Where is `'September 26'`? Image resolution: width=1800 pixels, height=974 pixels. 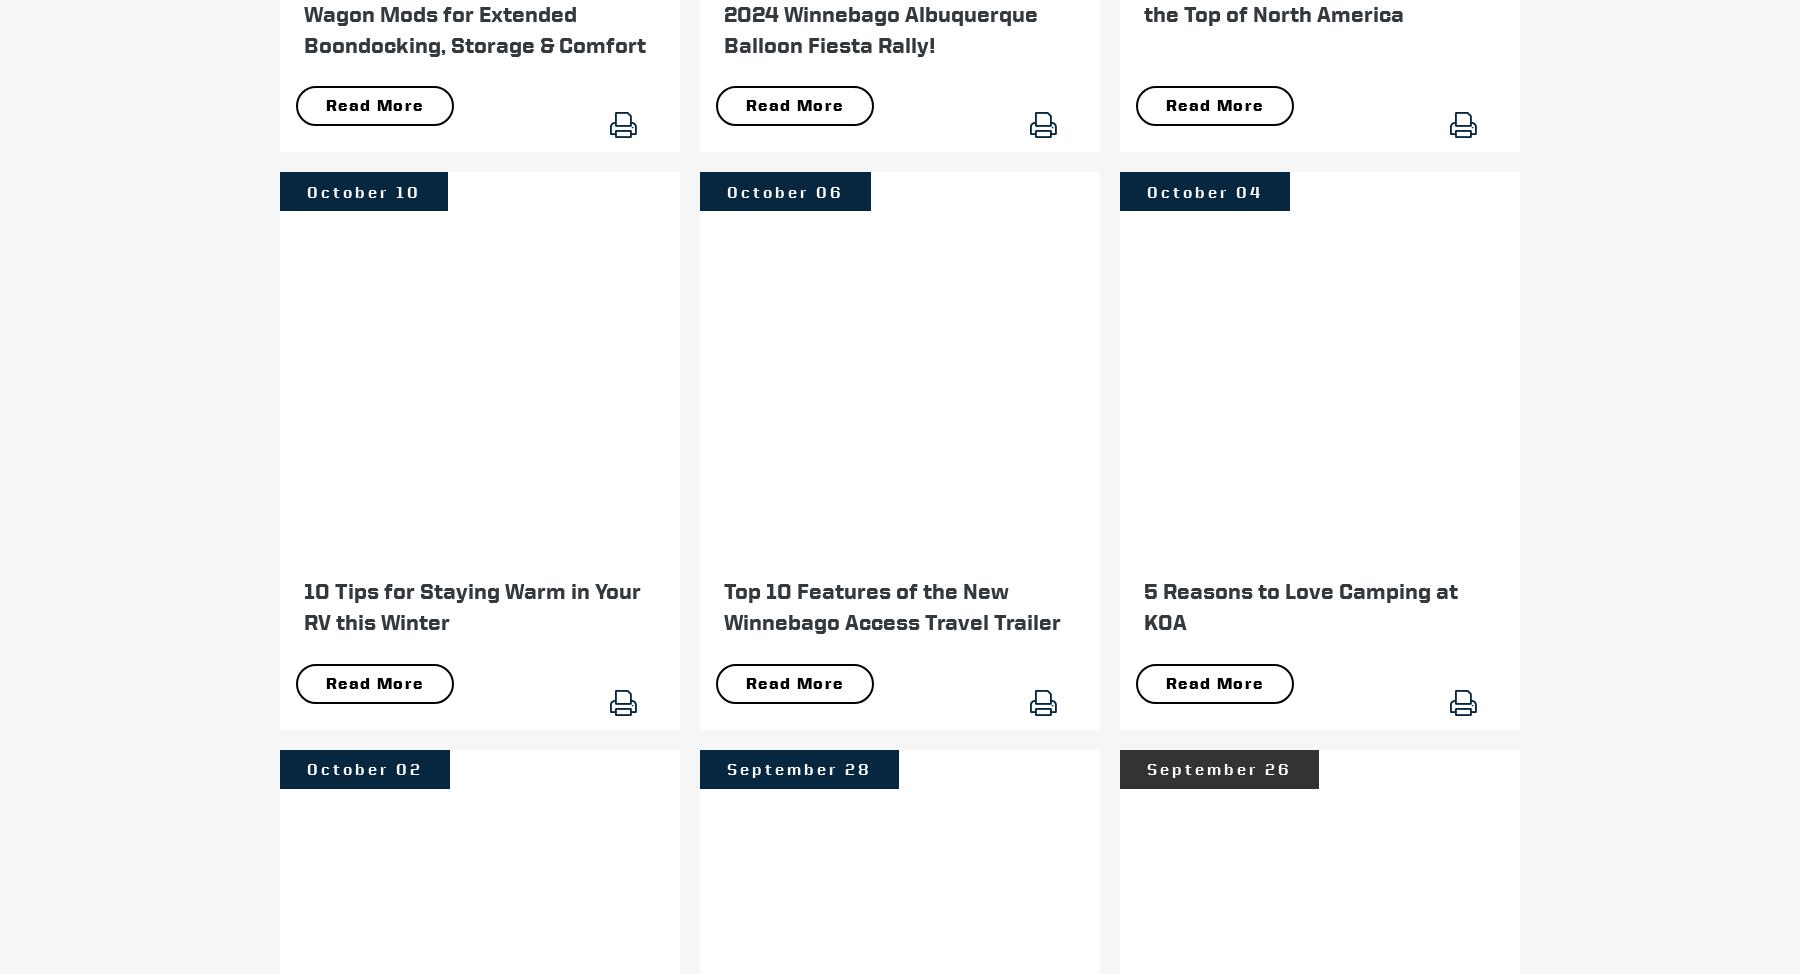
'September 26' is located at coordinates (1218, 768).